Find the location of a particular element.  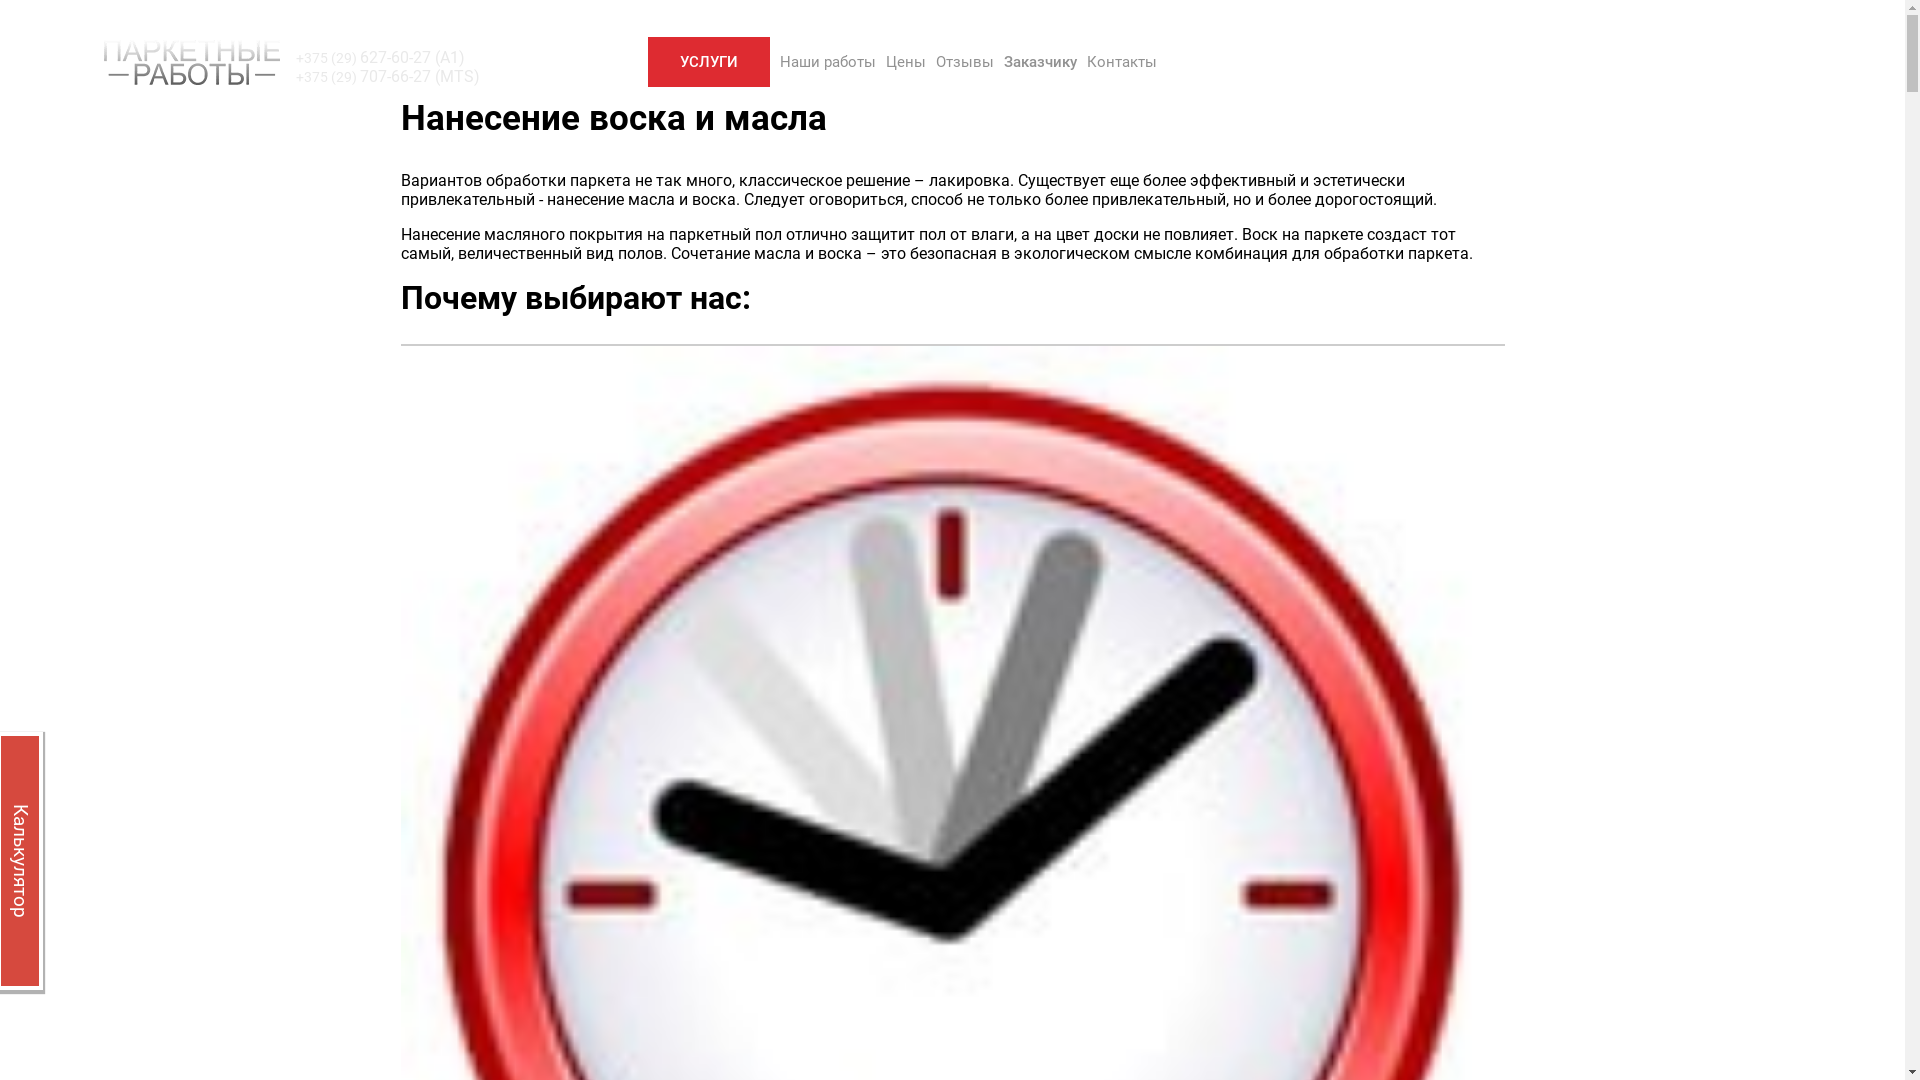

'+375 (29) 627-60-27 (A1)' is located at coordinates (388, 56).